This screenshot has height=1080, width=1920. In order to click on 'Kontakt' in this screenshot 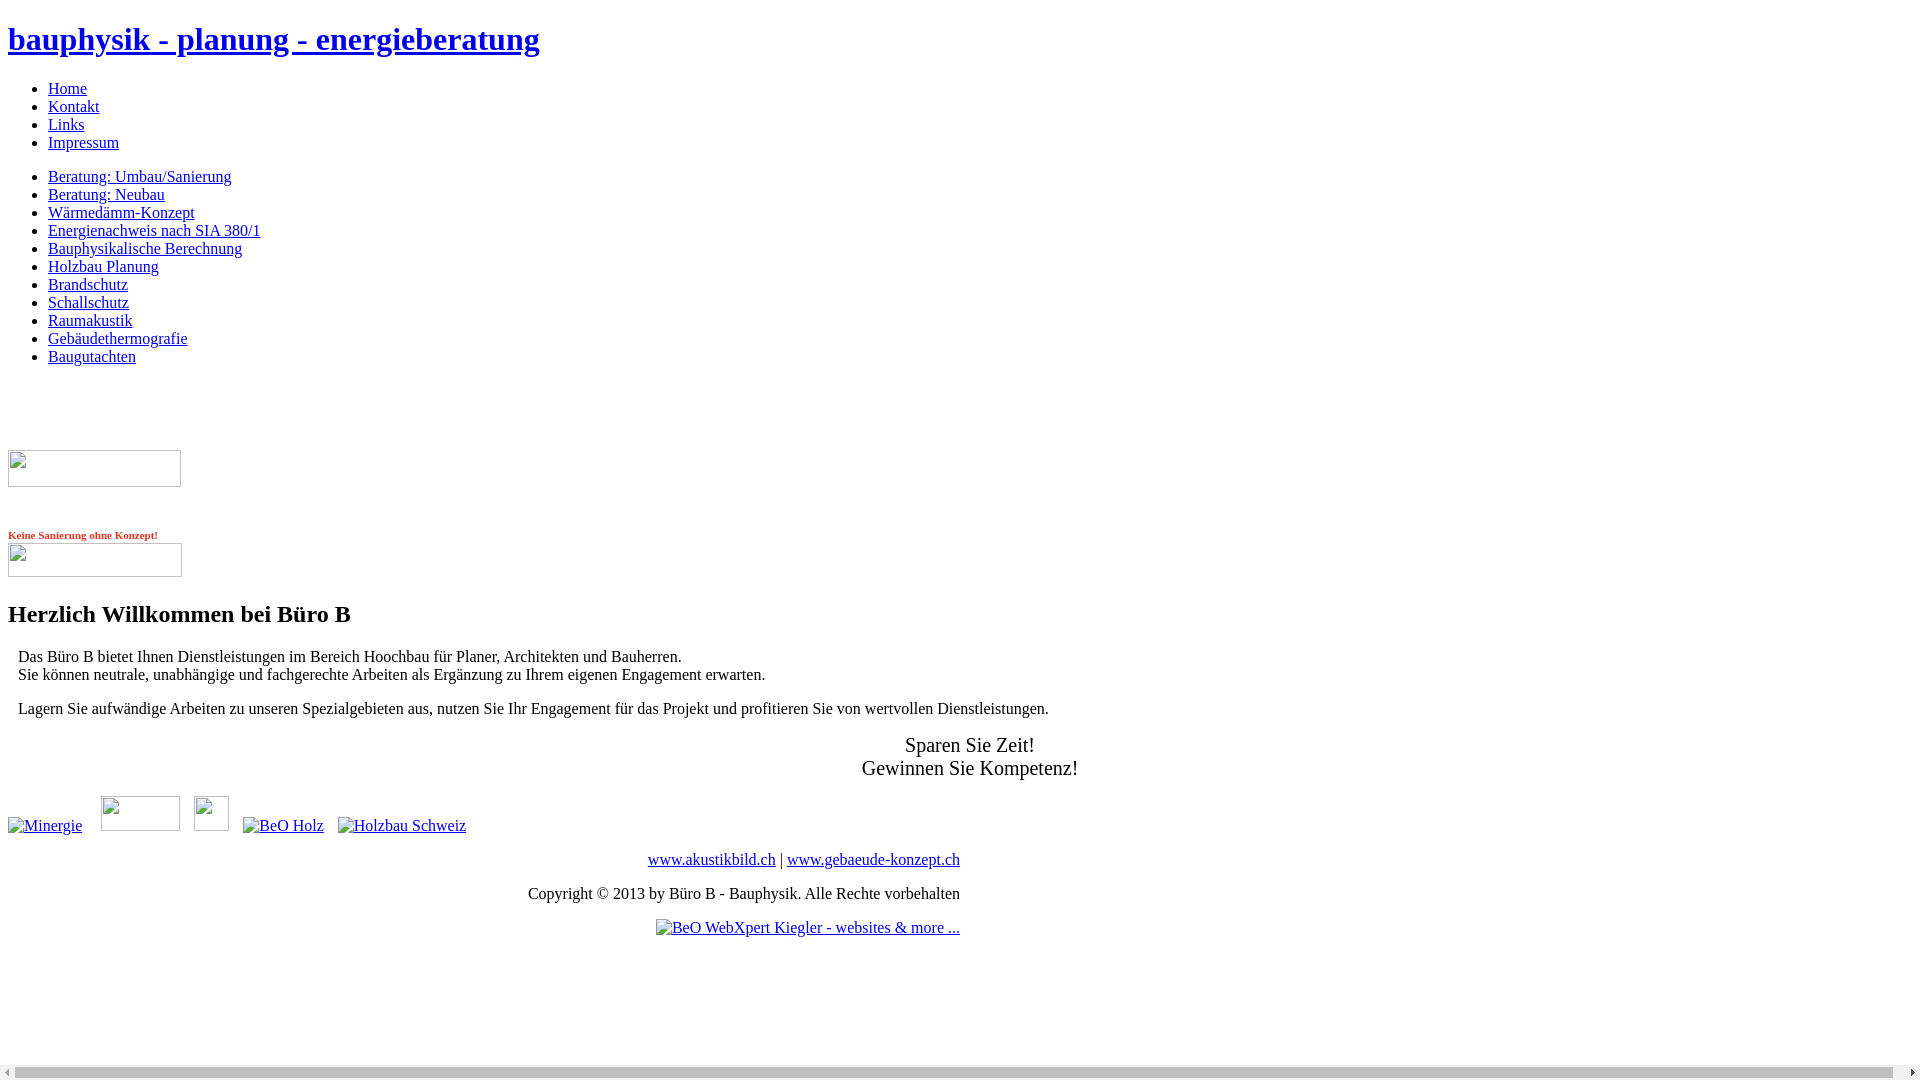, I will do `click(73, 106)`.